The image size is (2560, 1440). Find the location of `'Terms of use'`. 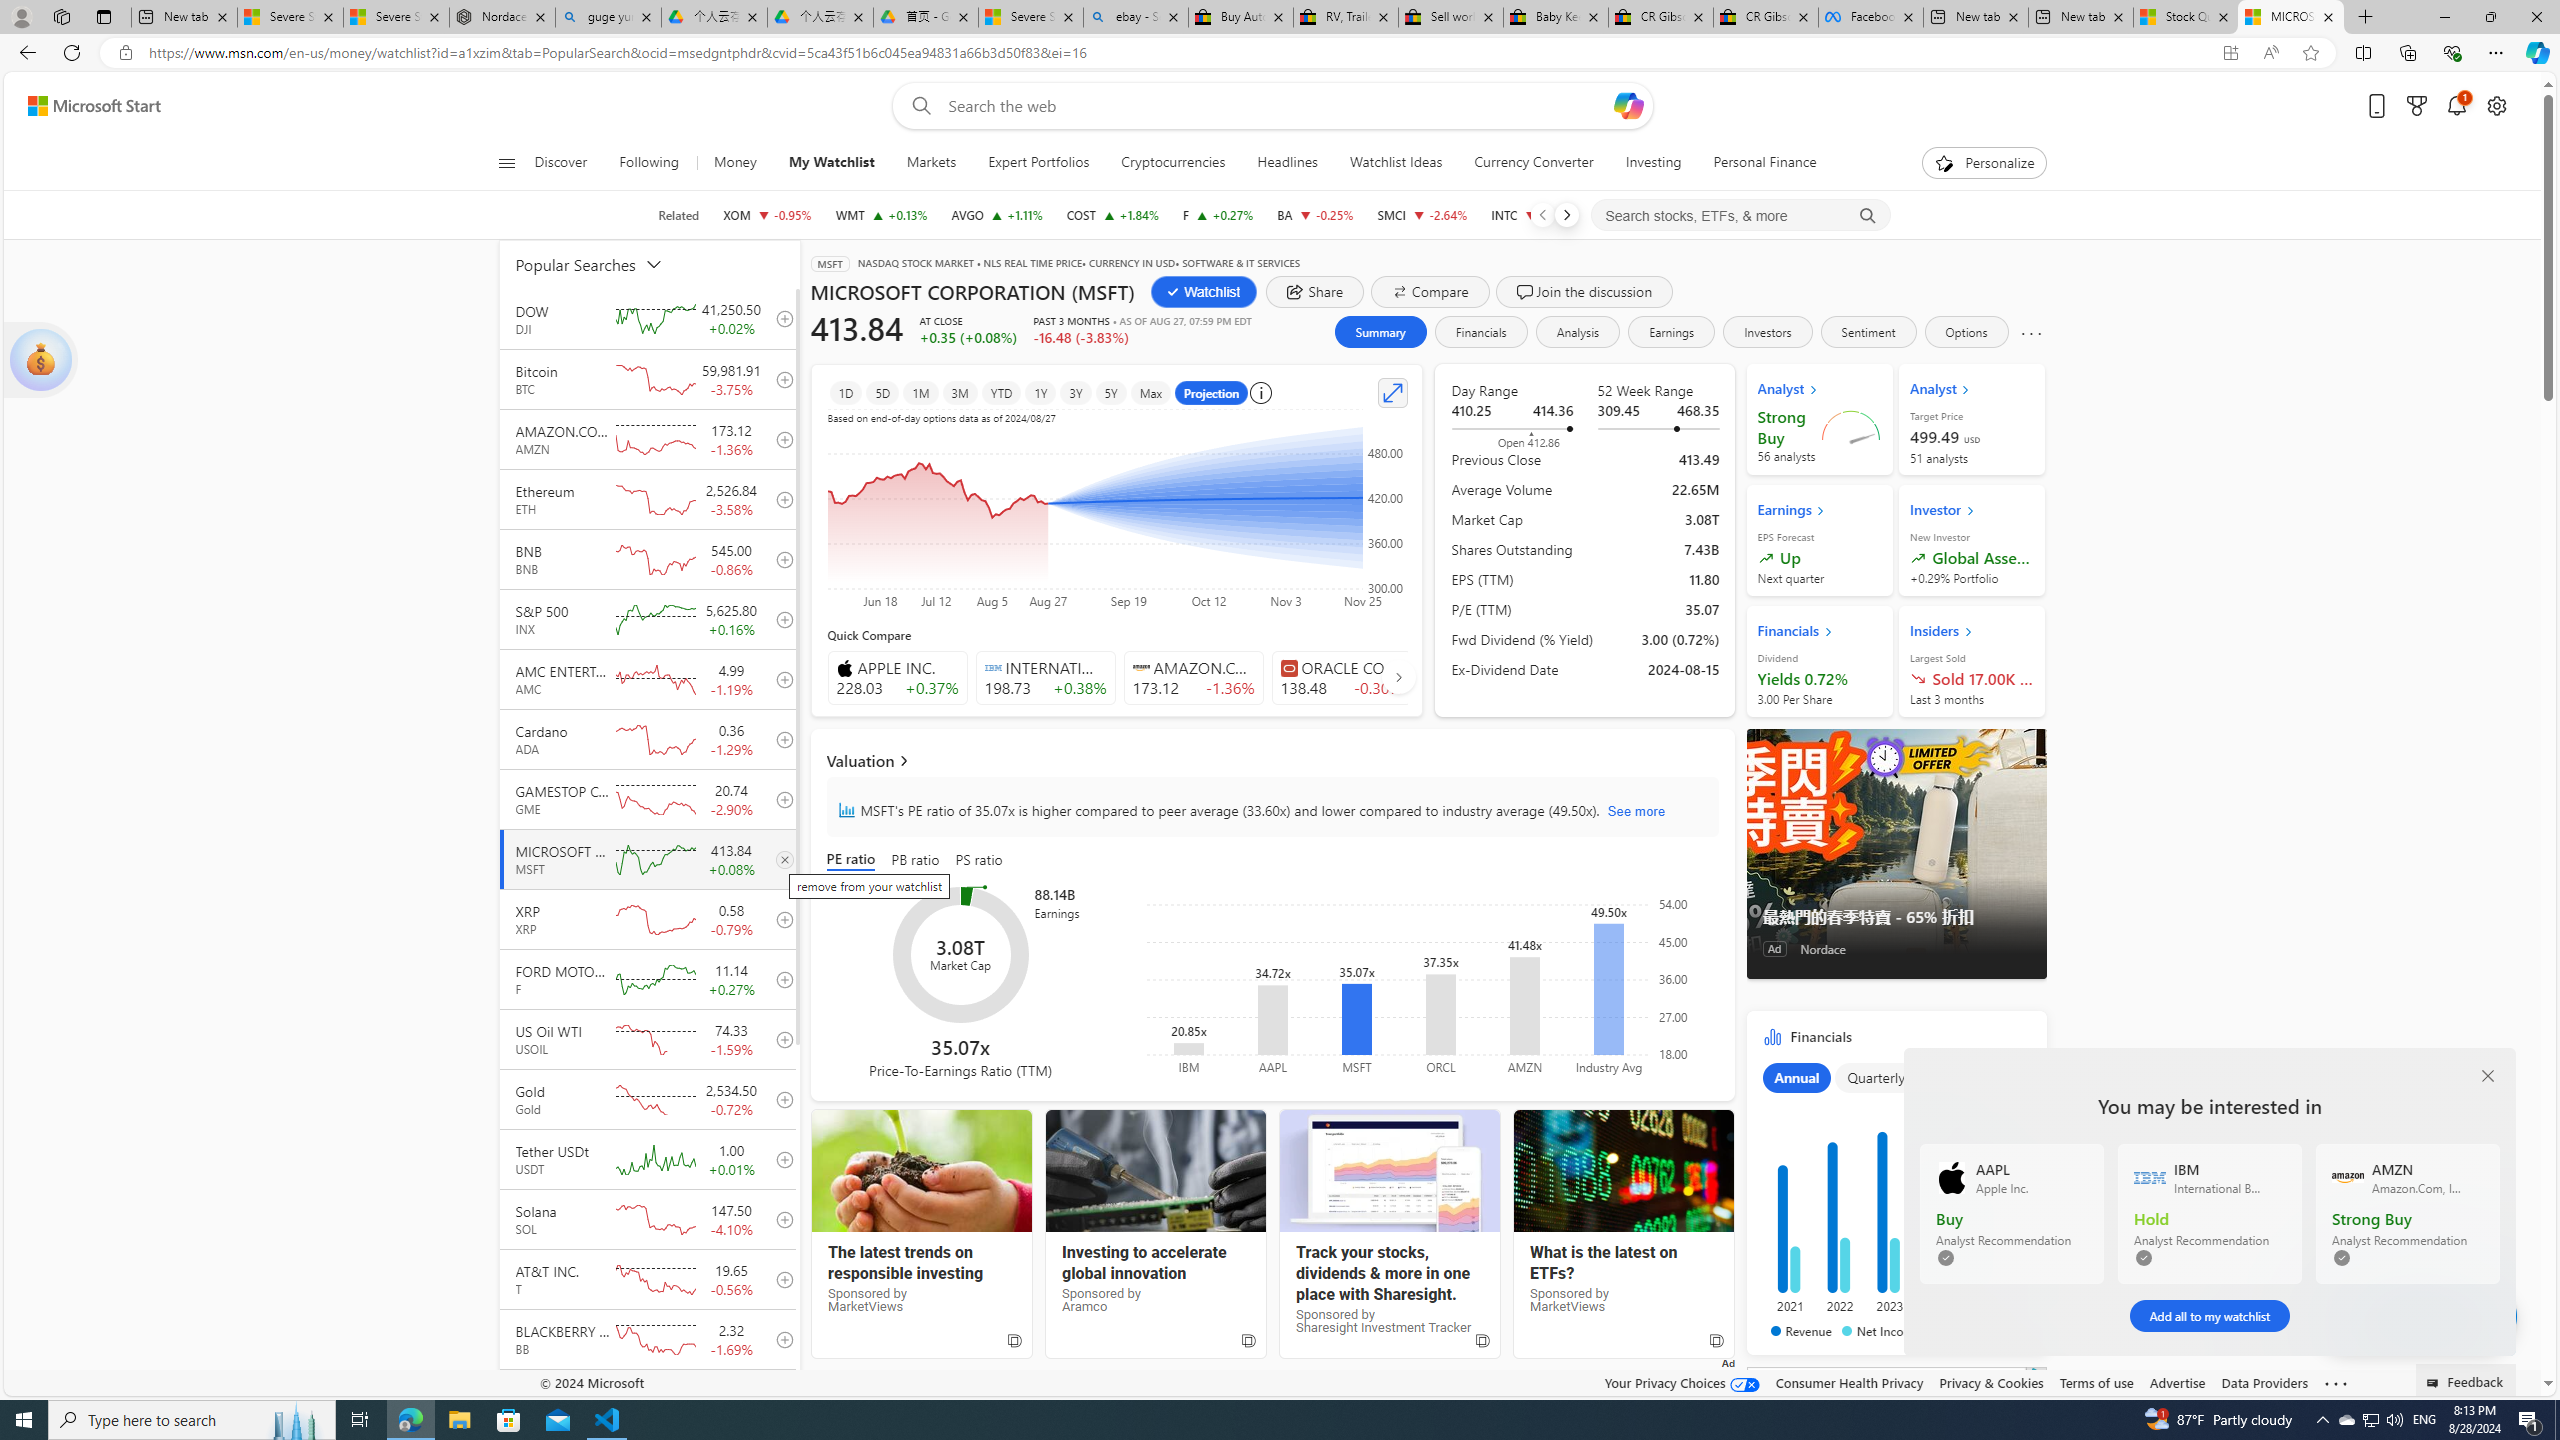

'Terms of use' is located at coordinates (2095, 1382).